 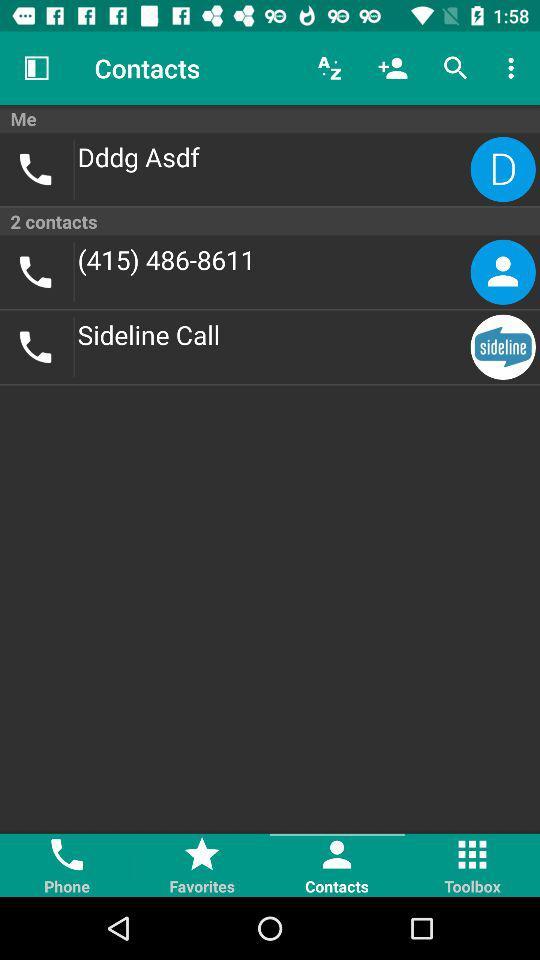 What do you see at coordinates (513, 68) in the screenshot?
I see `icon above the me` at bounding box center [513, 68].